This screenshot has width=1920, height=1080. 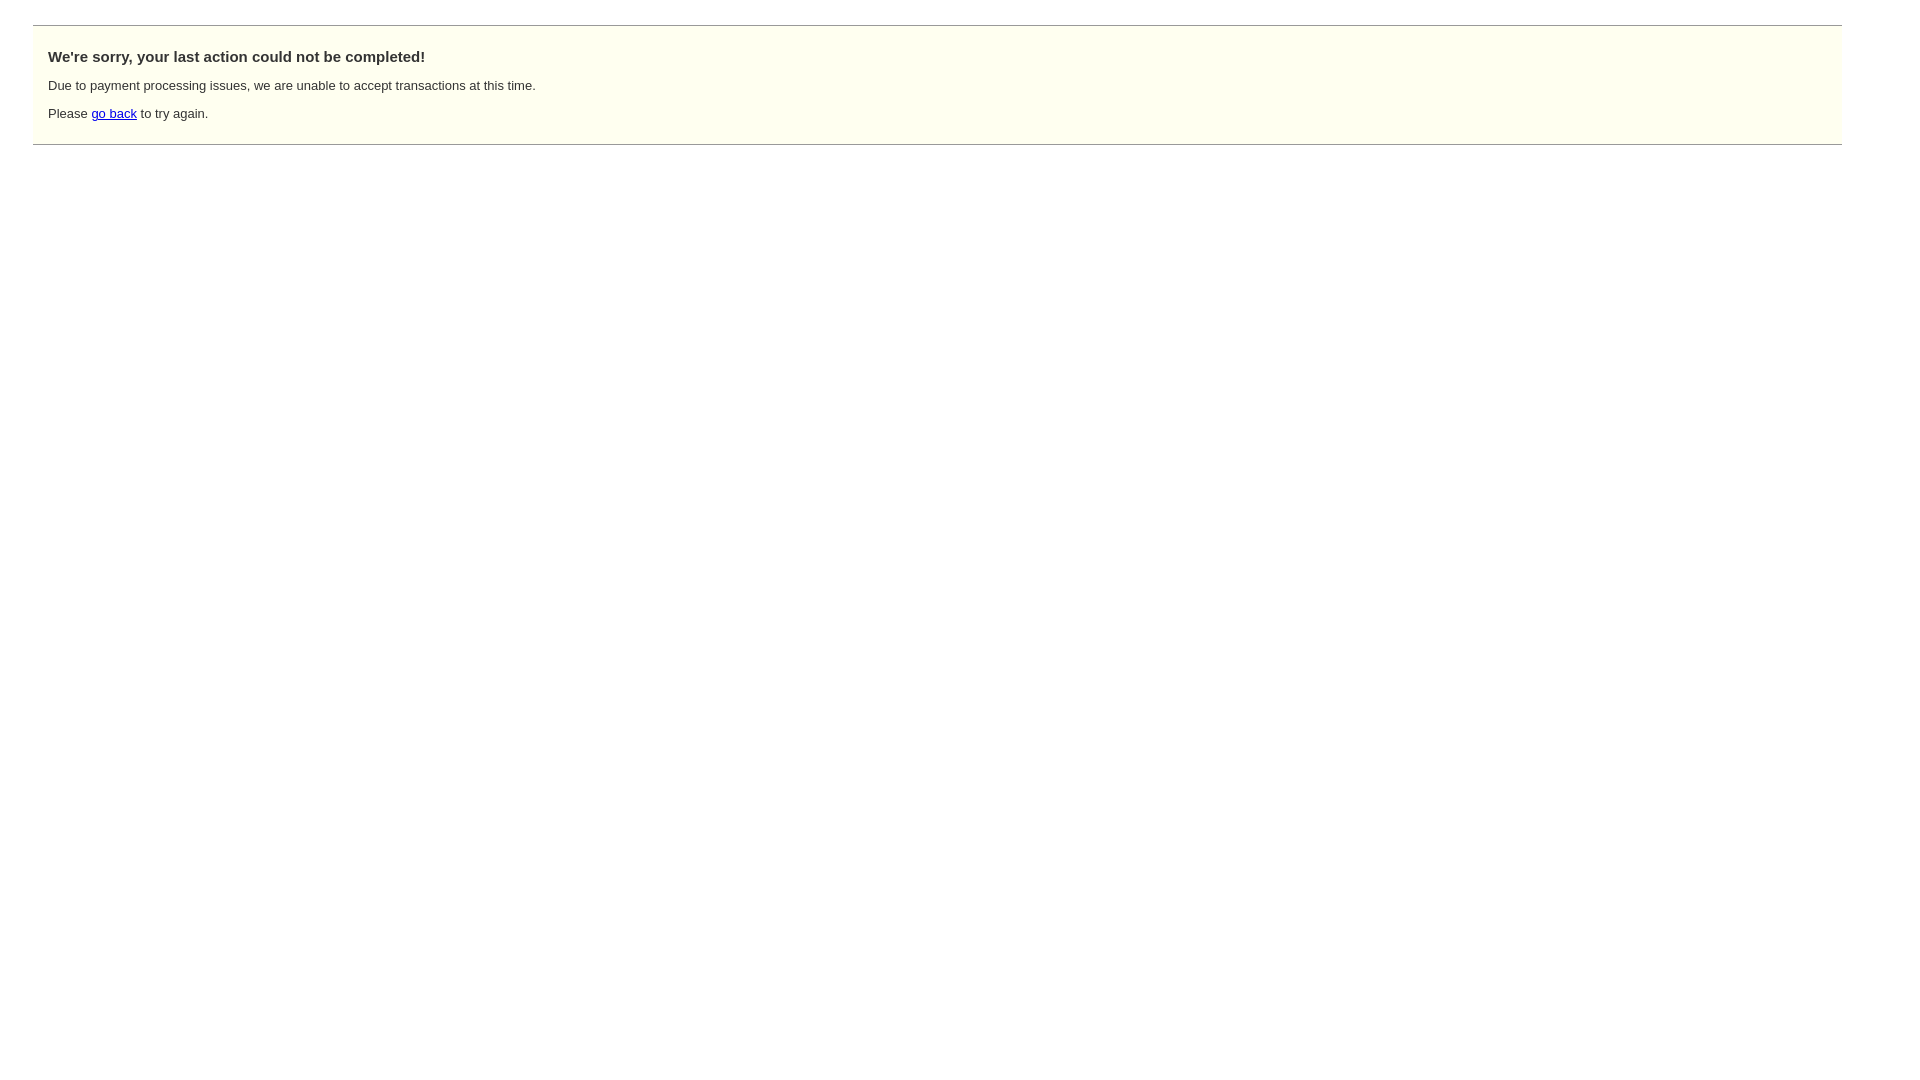 What do you see at coordinates (113, 113) in the screenshot?
I see `'go back'` at bounding box center [113, 113].